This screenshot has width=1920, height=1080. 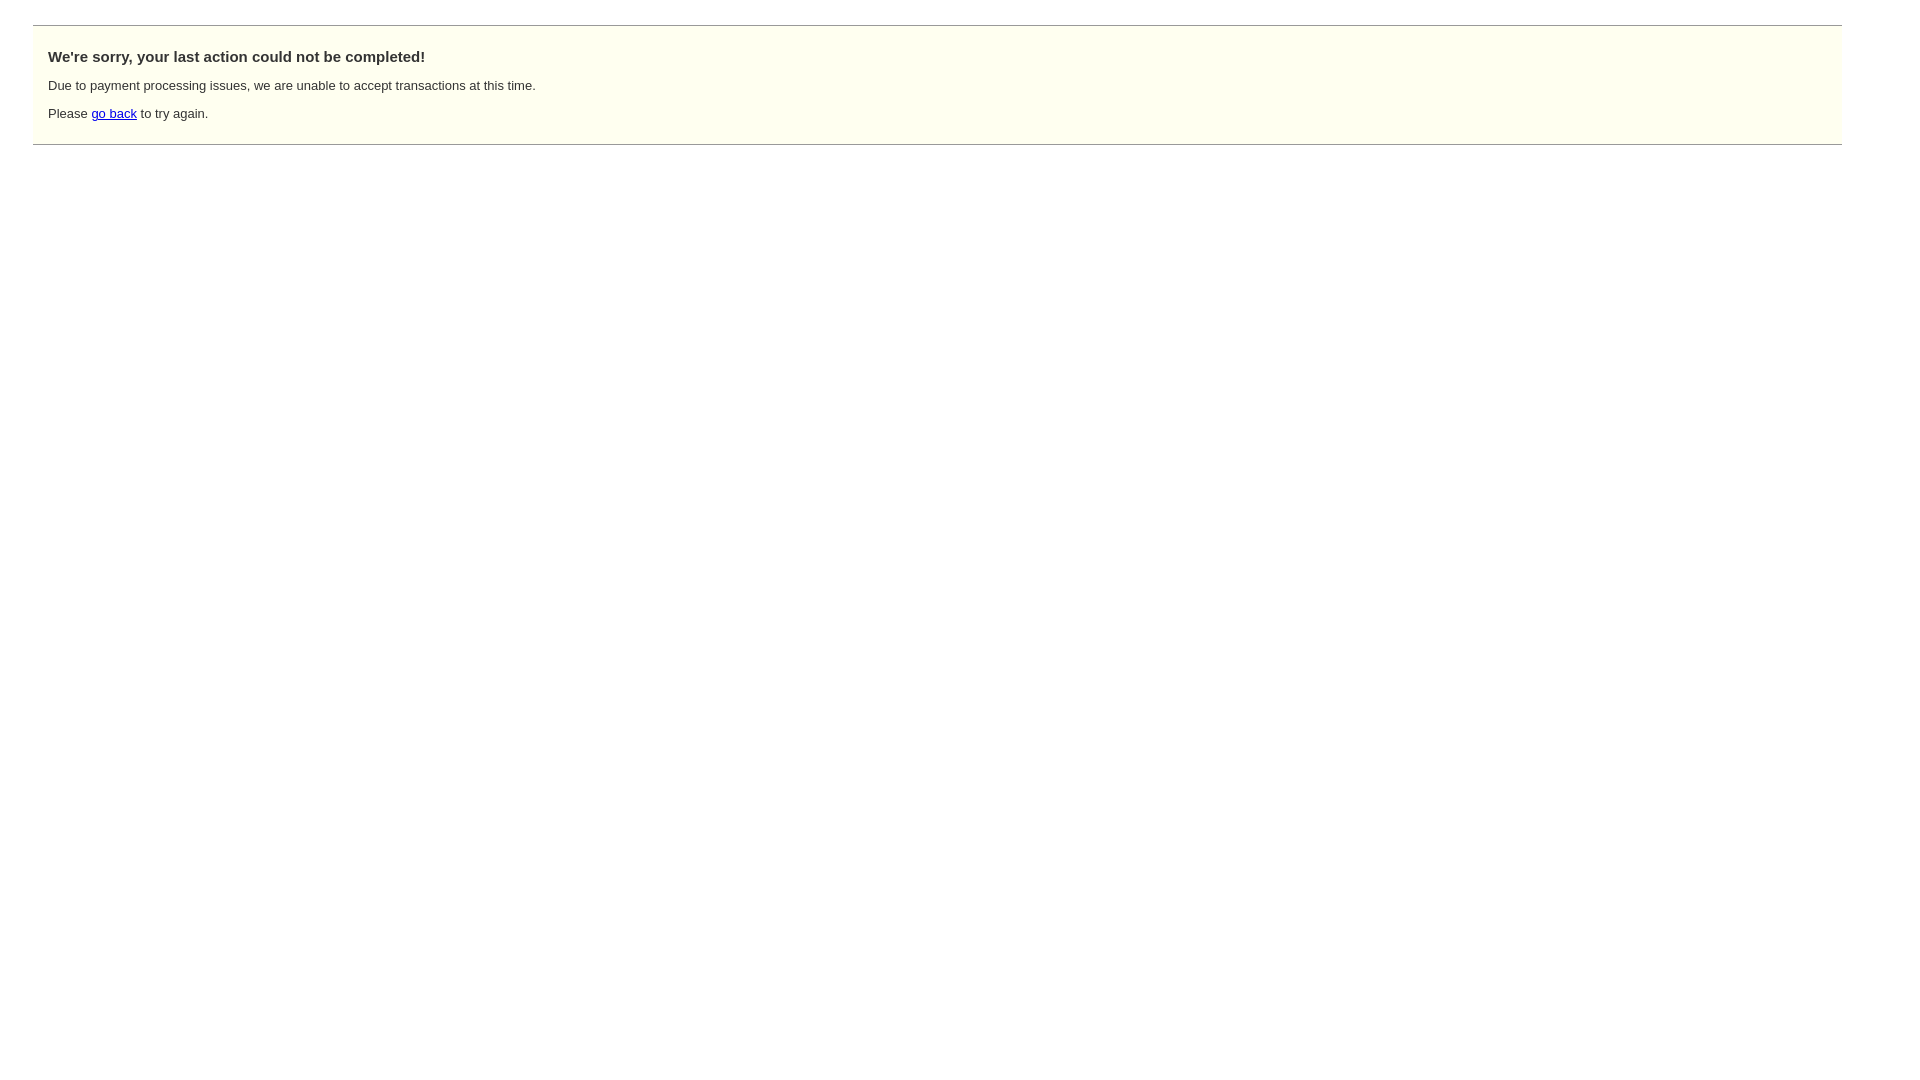 What do you see at coordinates (113, 113) in the screenshot?
I see `'go back'` at bounding box center [113, 113].